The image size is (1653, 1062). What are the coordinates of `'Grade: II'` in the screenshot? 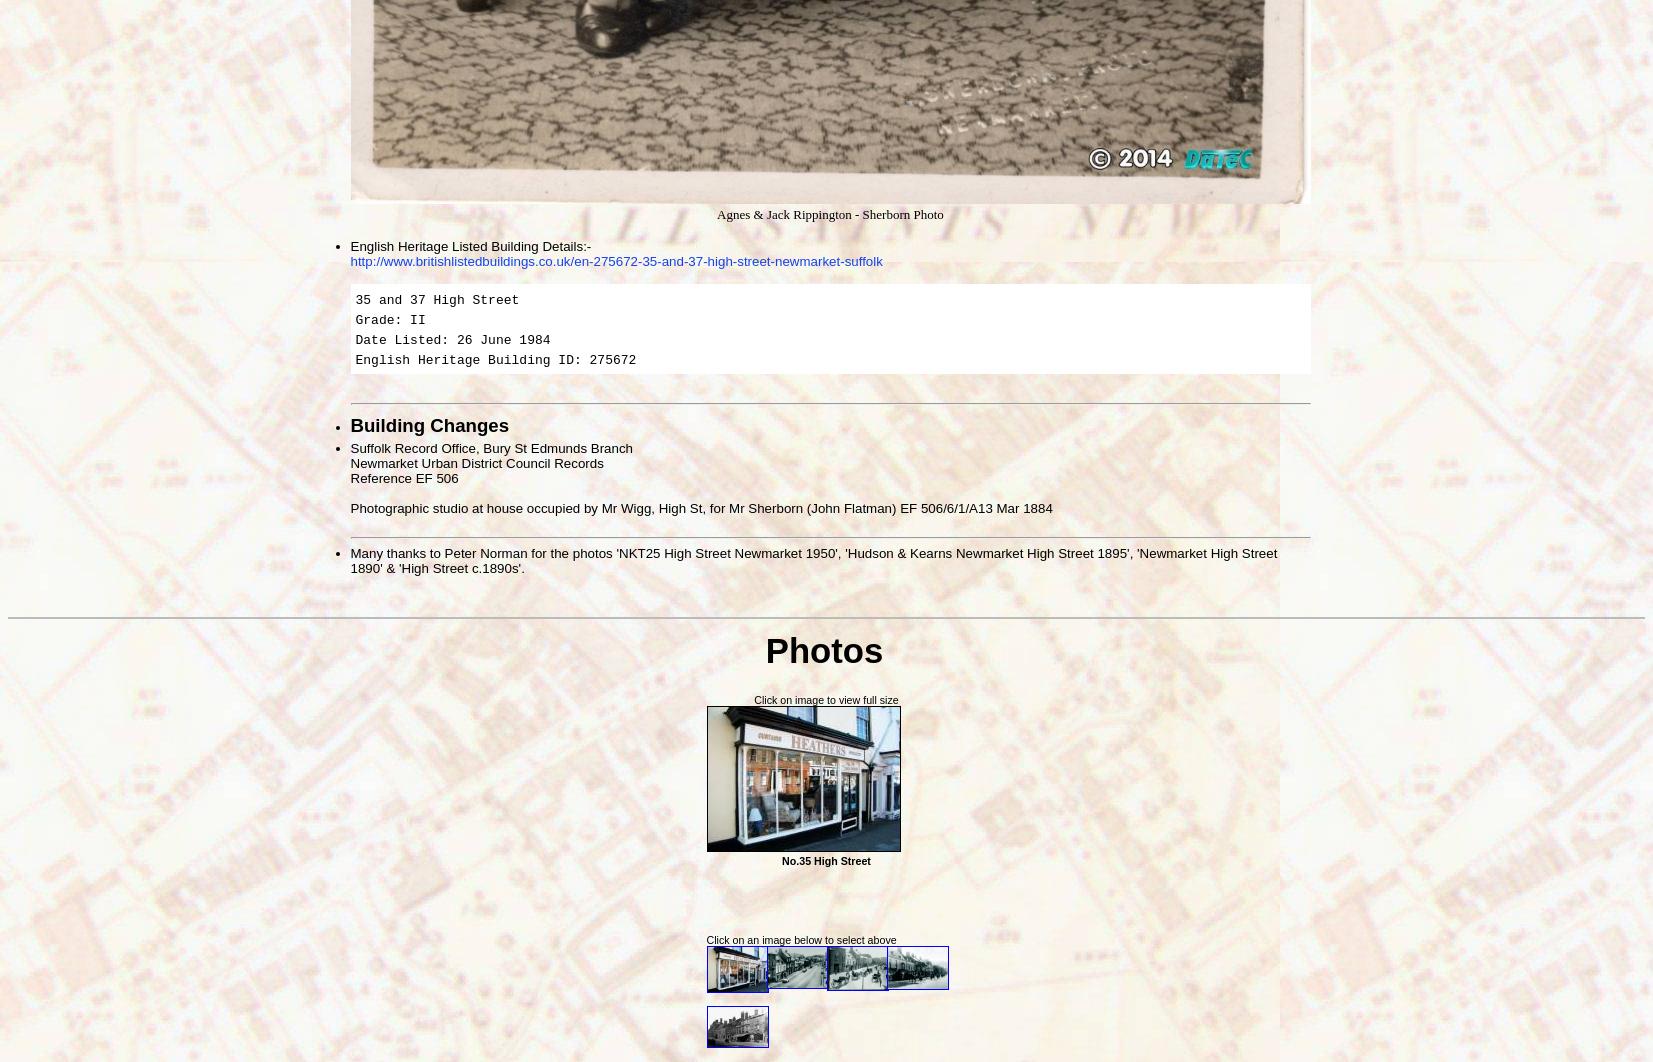 It's located at (354, 319).